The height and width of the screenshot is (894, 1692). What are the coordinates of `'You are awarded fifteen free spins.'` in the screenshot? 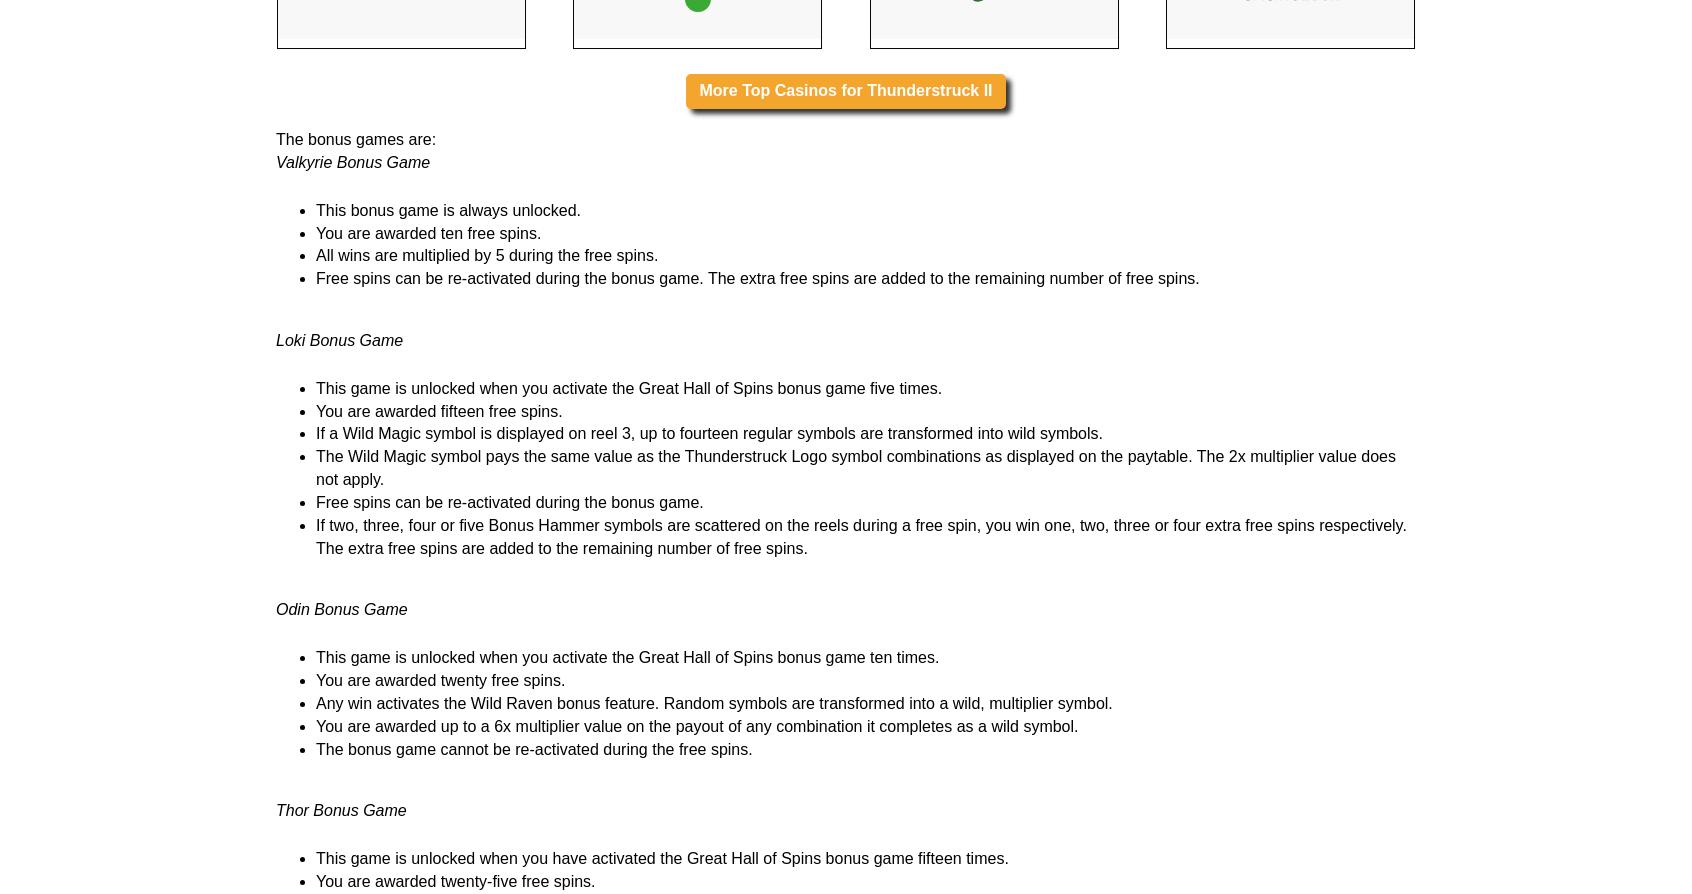 It's located at (438, 661).